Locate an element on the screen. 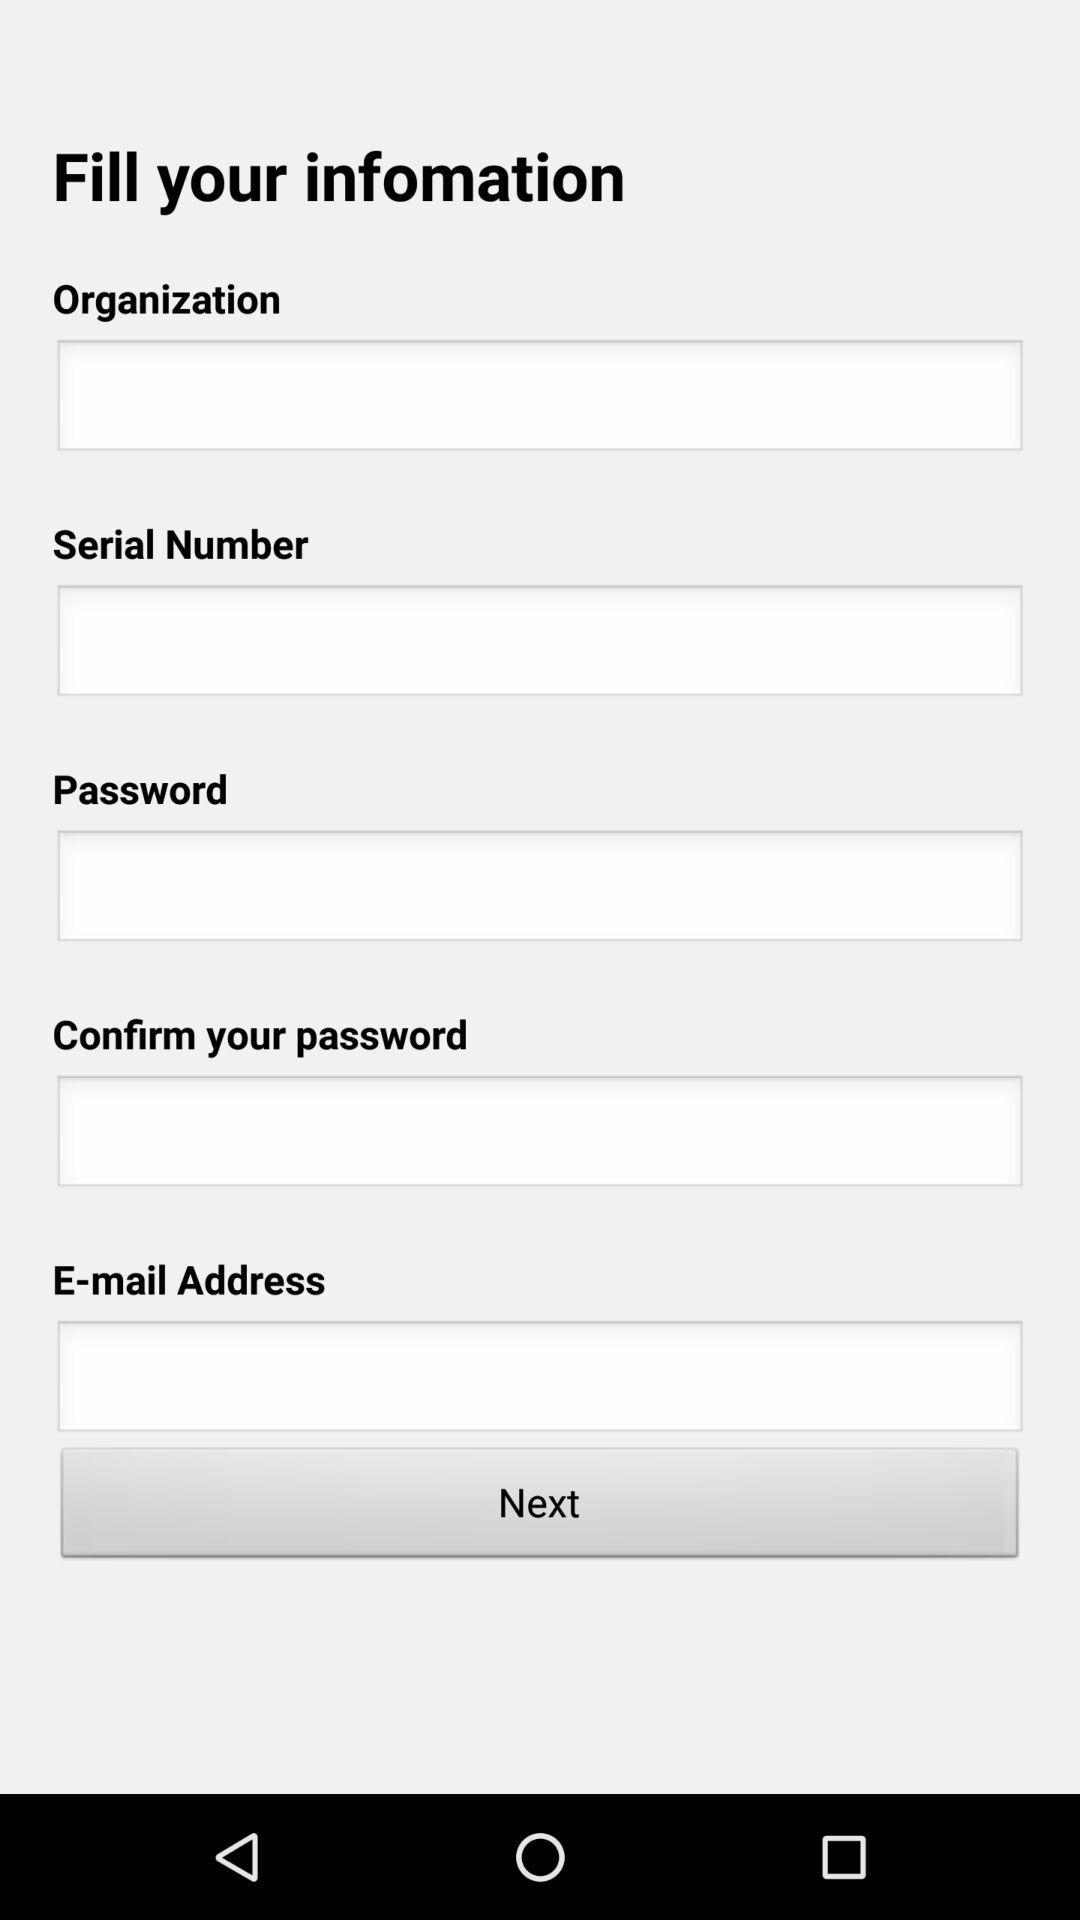  confirm password is located at coordinates (540, 1137).